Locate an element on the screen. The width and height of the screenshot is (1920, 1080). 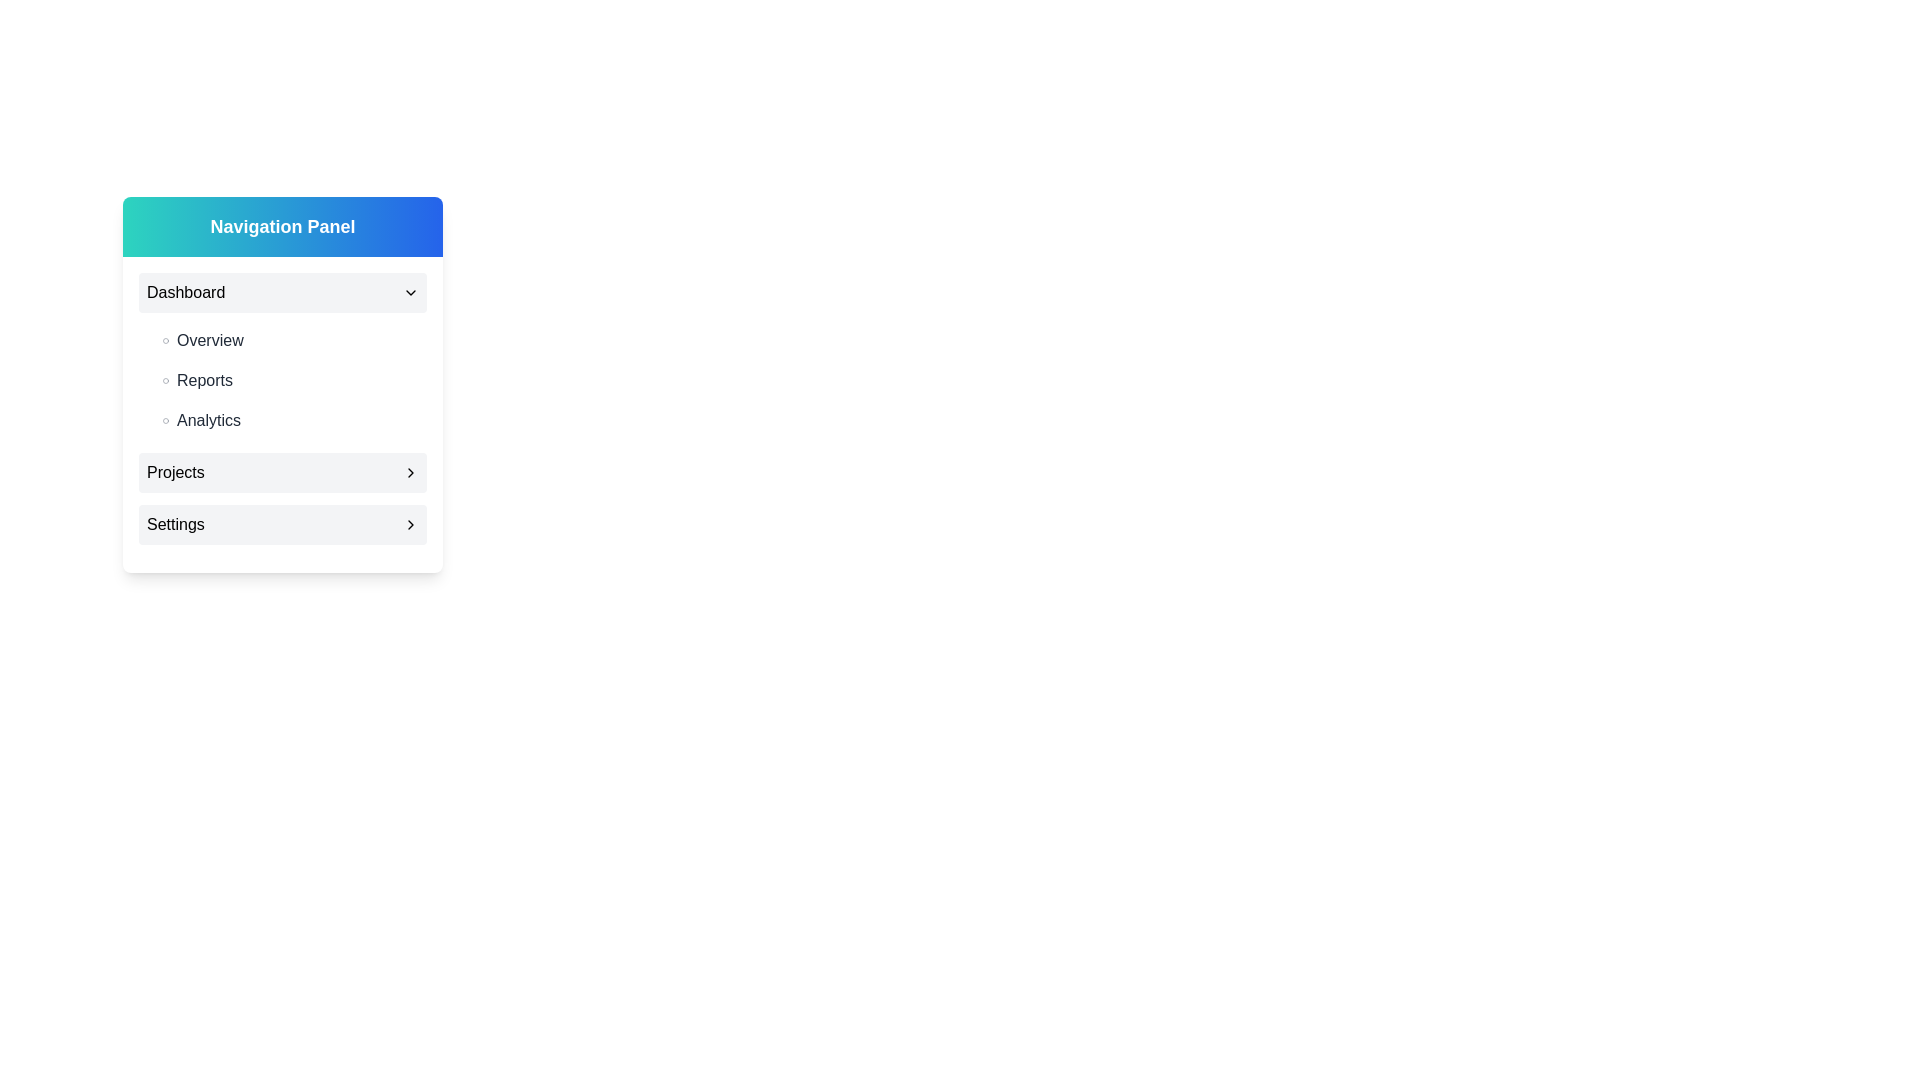
the topmost button in the collapsible navigation menu is located at coordinates (282, 293).